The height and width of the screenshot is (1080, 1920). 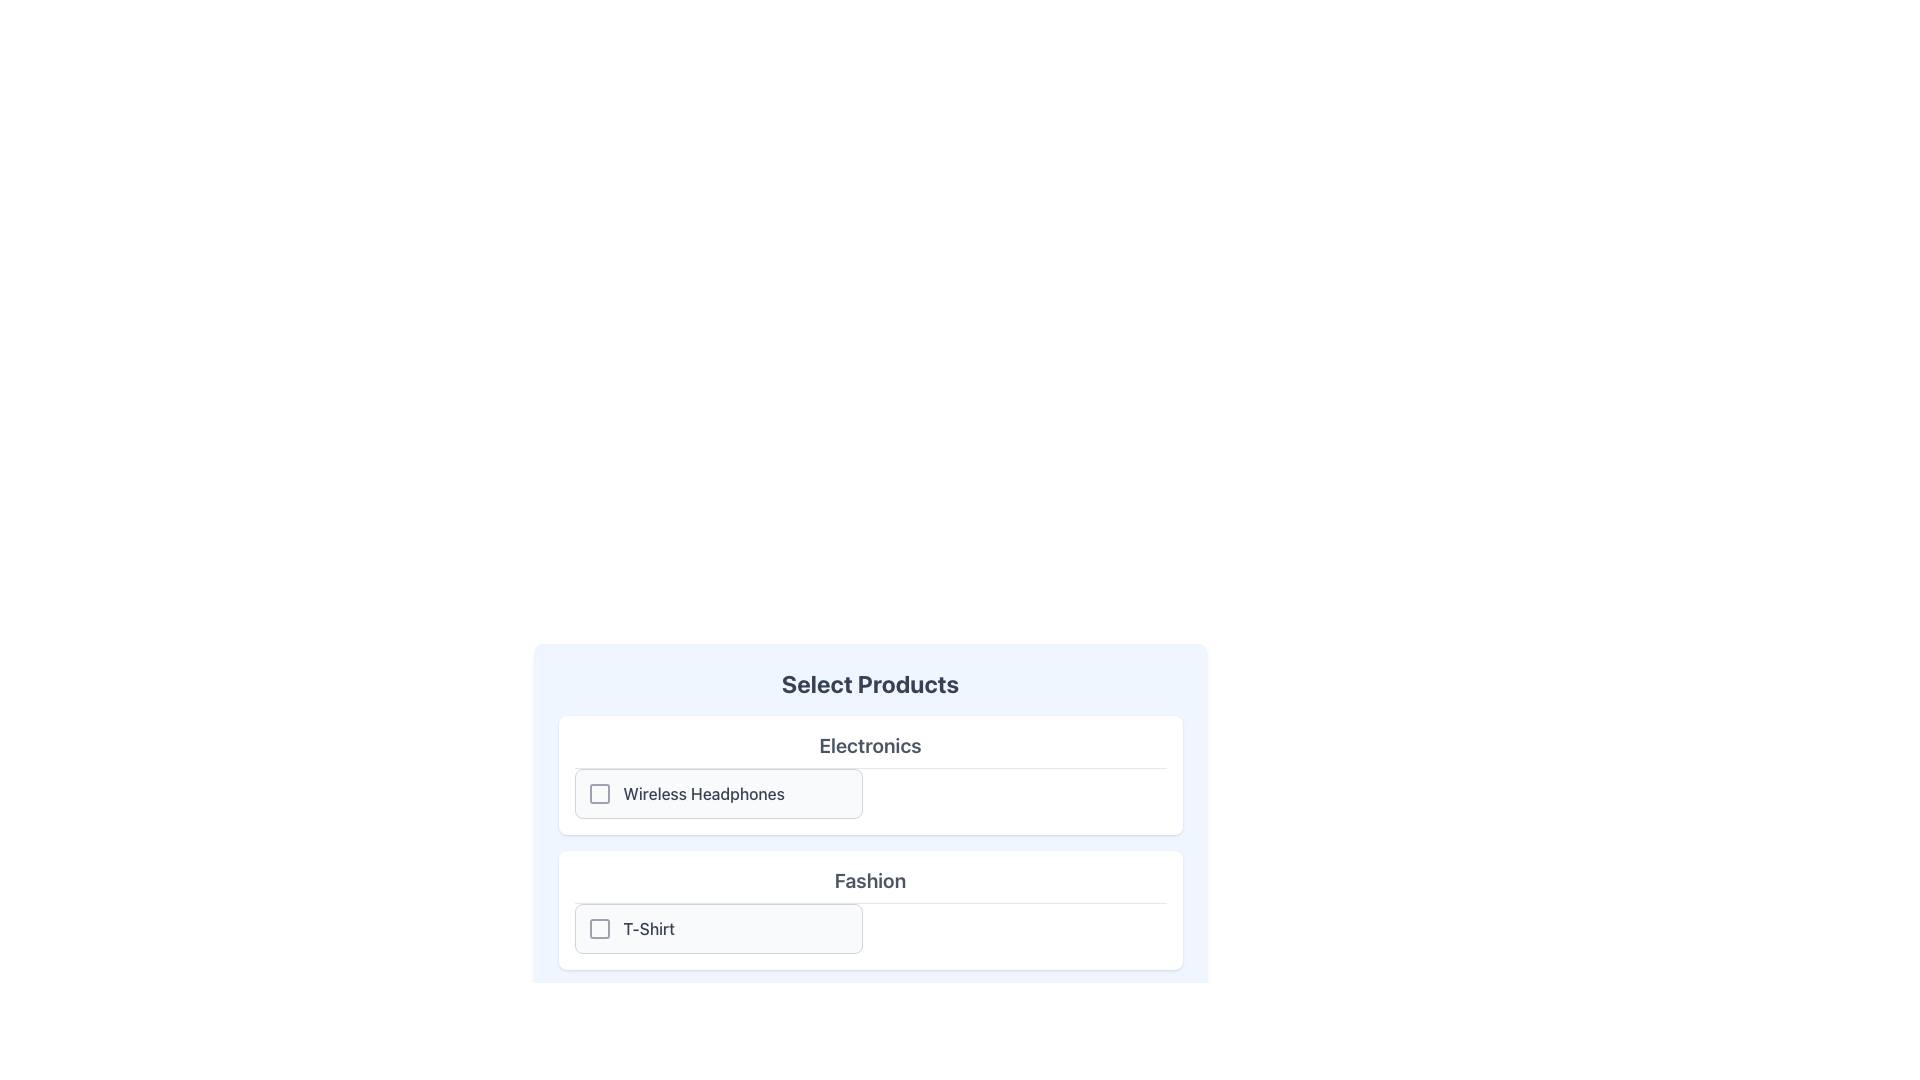 What do you see at coordinates (718, 793) in the screenshot?
I see `the 'Wireless Headphones' checkbox list item` at bounding box center [718, 793].